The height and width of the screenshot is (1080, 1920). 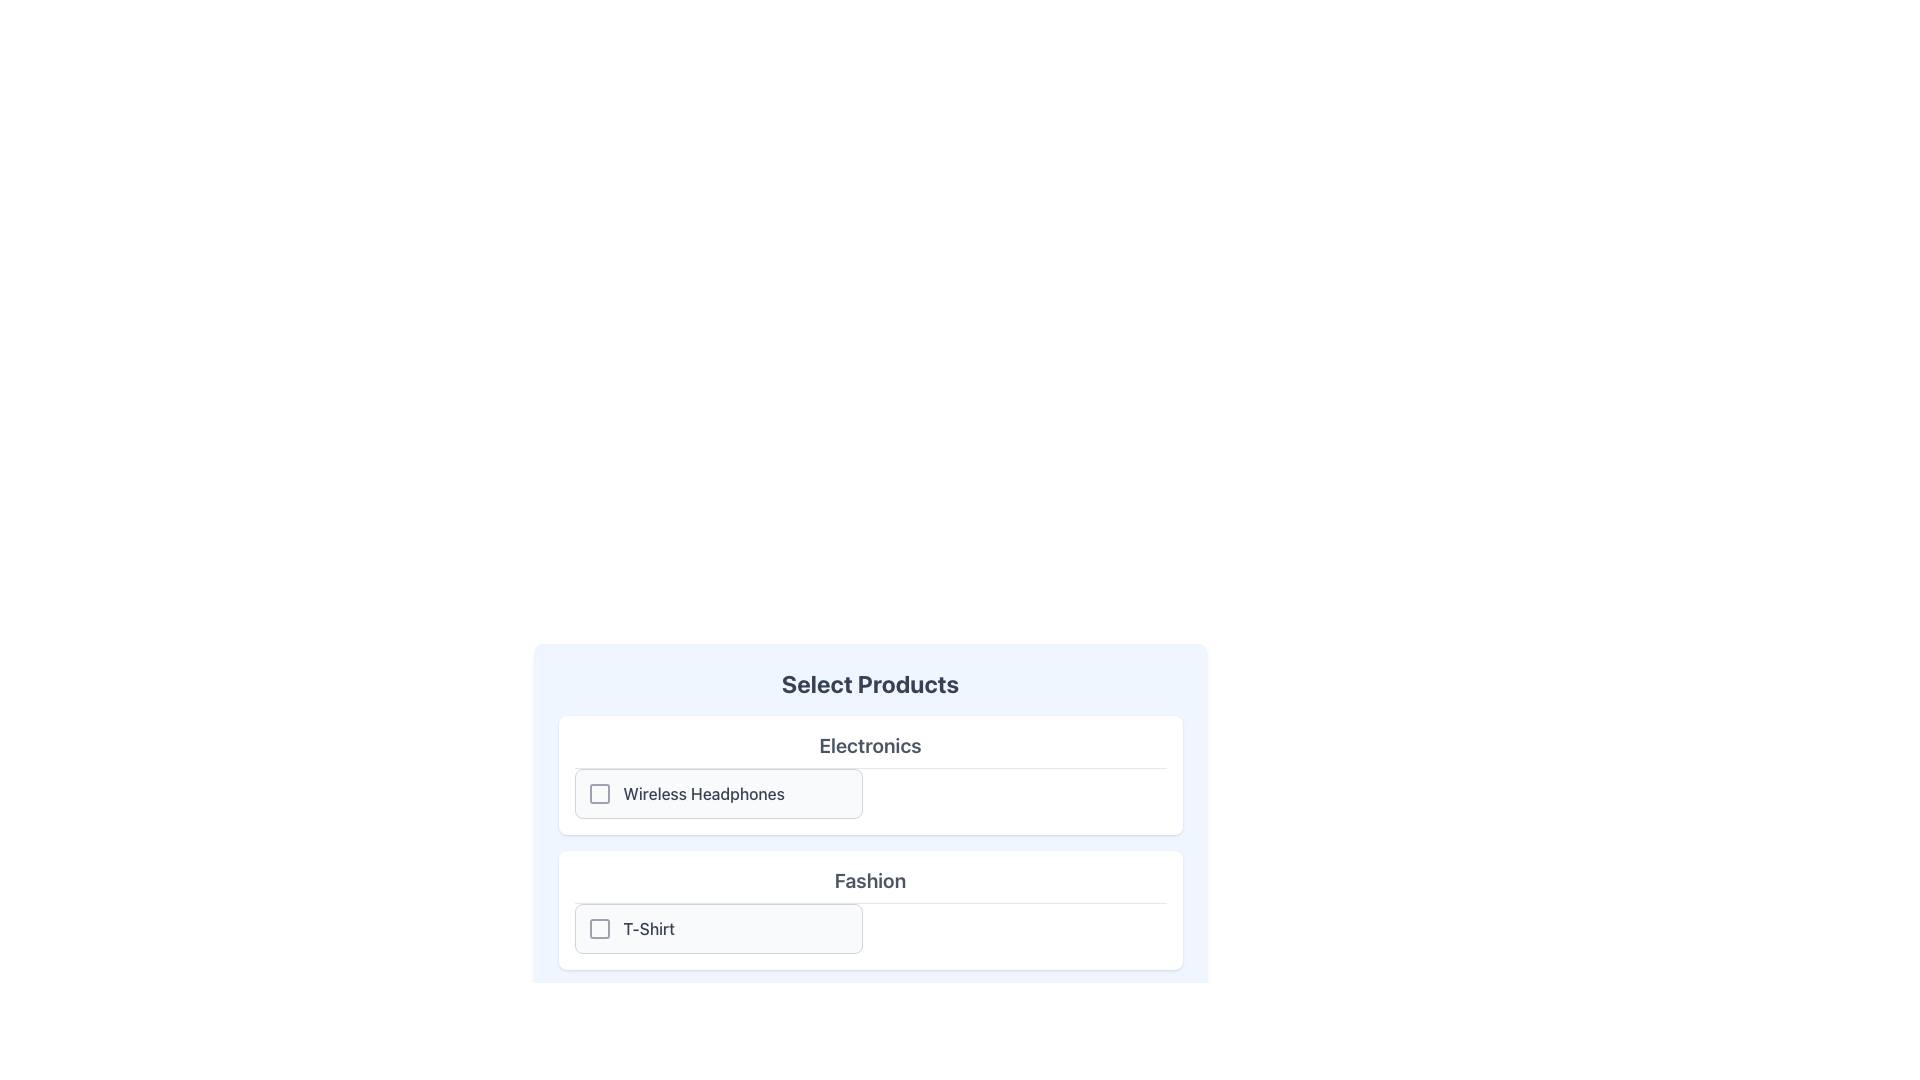 What do you see at coordinates (718, 793) in the screenshot?
I see `the 'Wireless Headphones' checkbox list item` at bounding box center [718, 793].